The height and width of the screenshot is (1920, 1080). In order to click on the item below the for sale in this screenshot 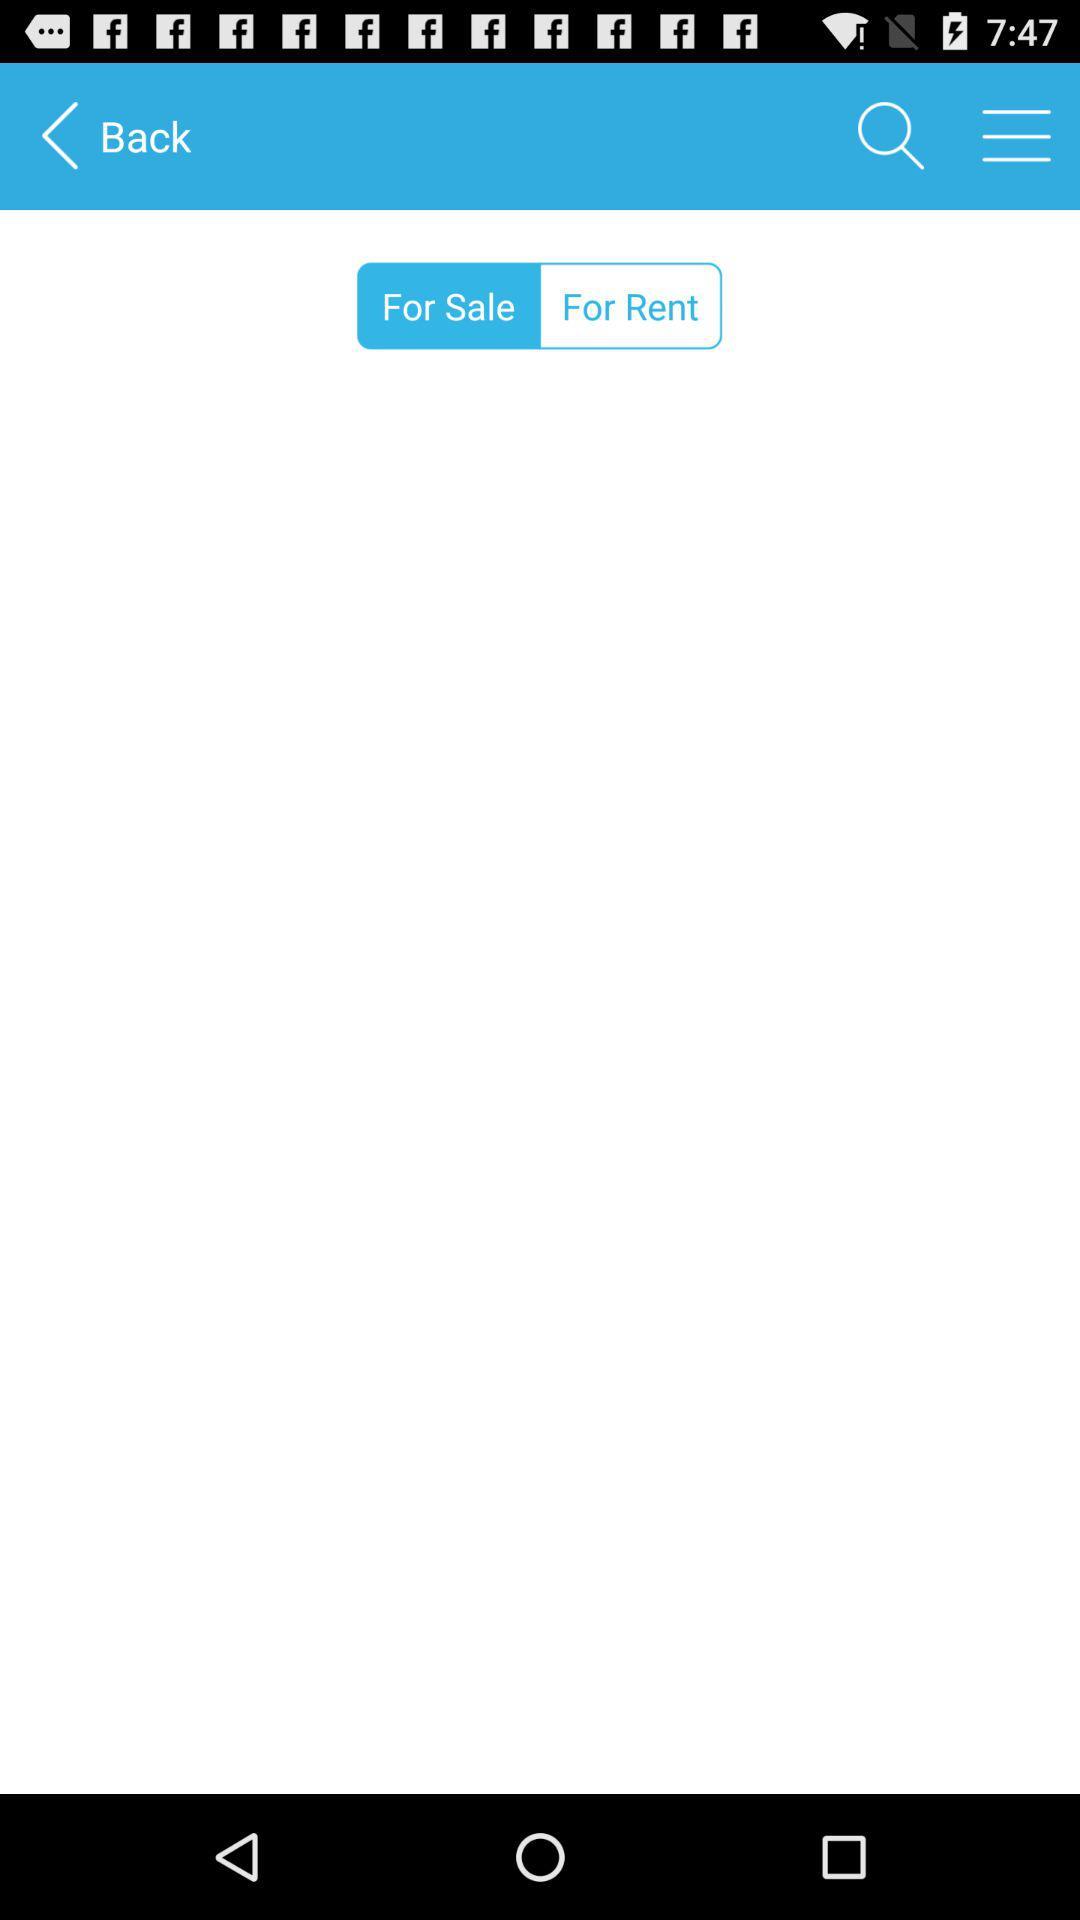, I will do `click(540, 1097)`.